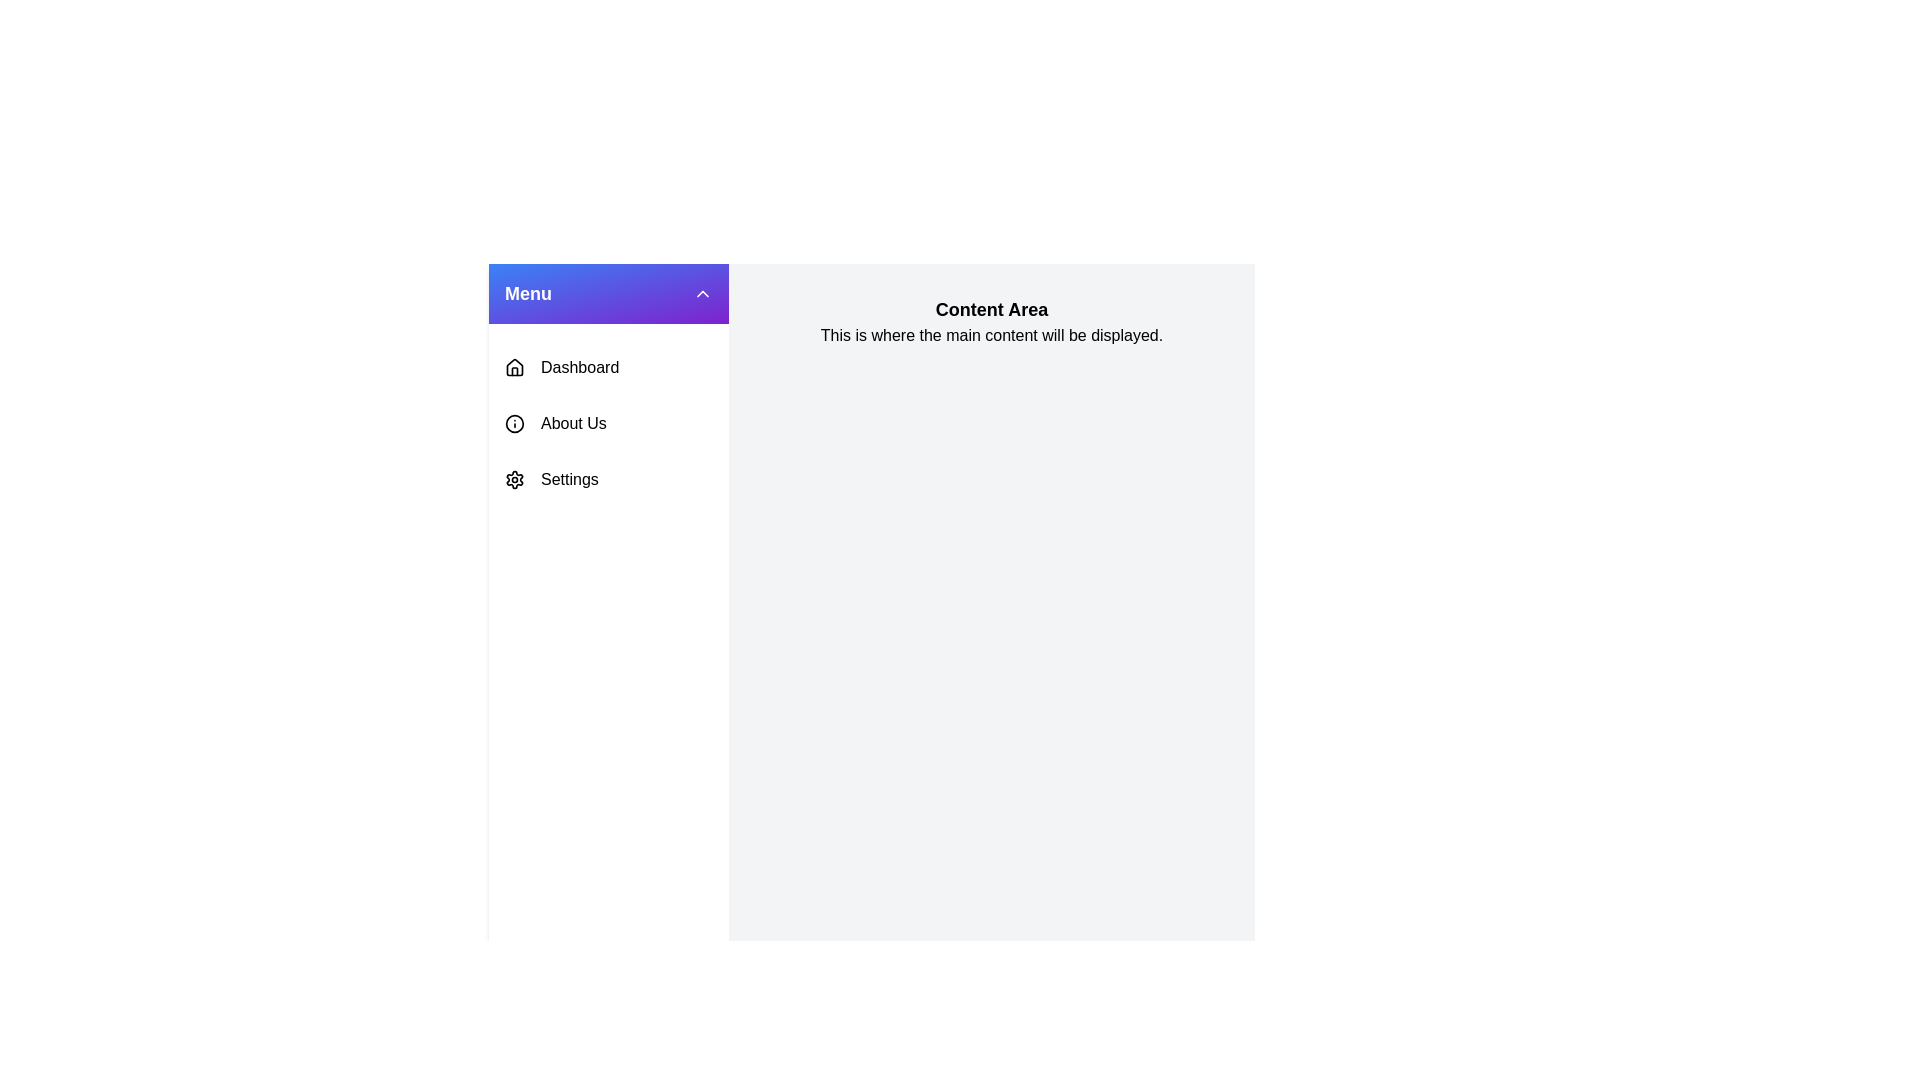  I want to click on the menu item Dashboard from the sidebar, so click(608, 367).